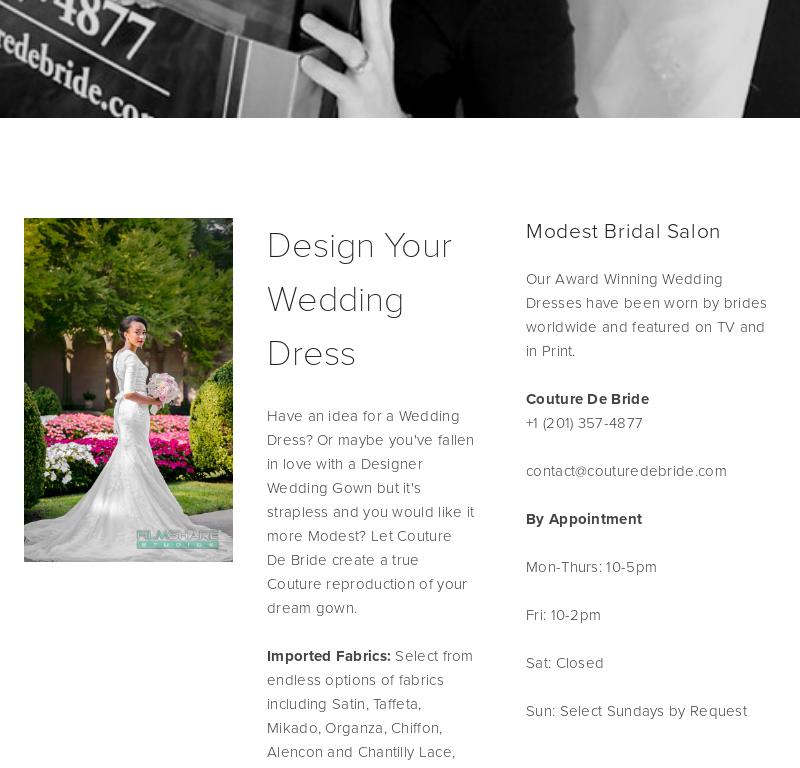 The width and height of the screenshot is (800, 768). Describe the element at coordinates (635, 709) in the screenshot. I see `'Sun: Select Sundays by Request'` at that location.